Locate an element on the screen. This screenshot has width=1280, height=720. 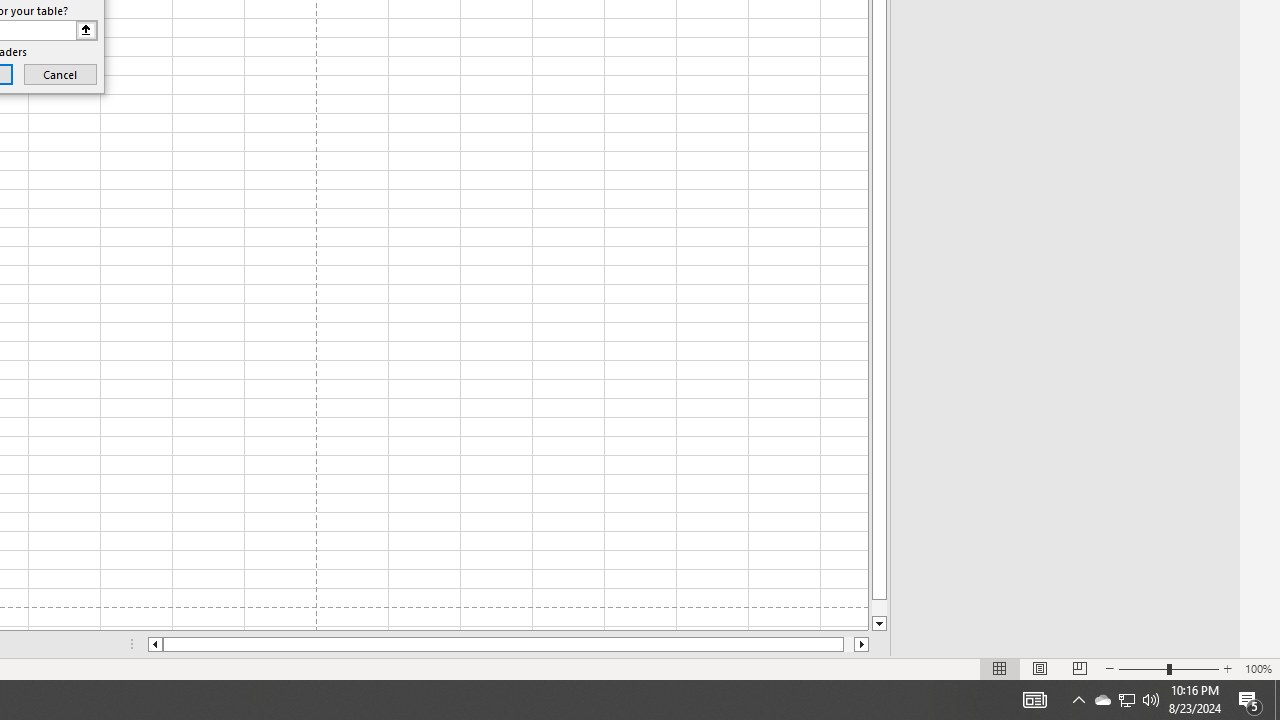
'Class: NetUIScrollBar' is located at coordinates (508, 644).